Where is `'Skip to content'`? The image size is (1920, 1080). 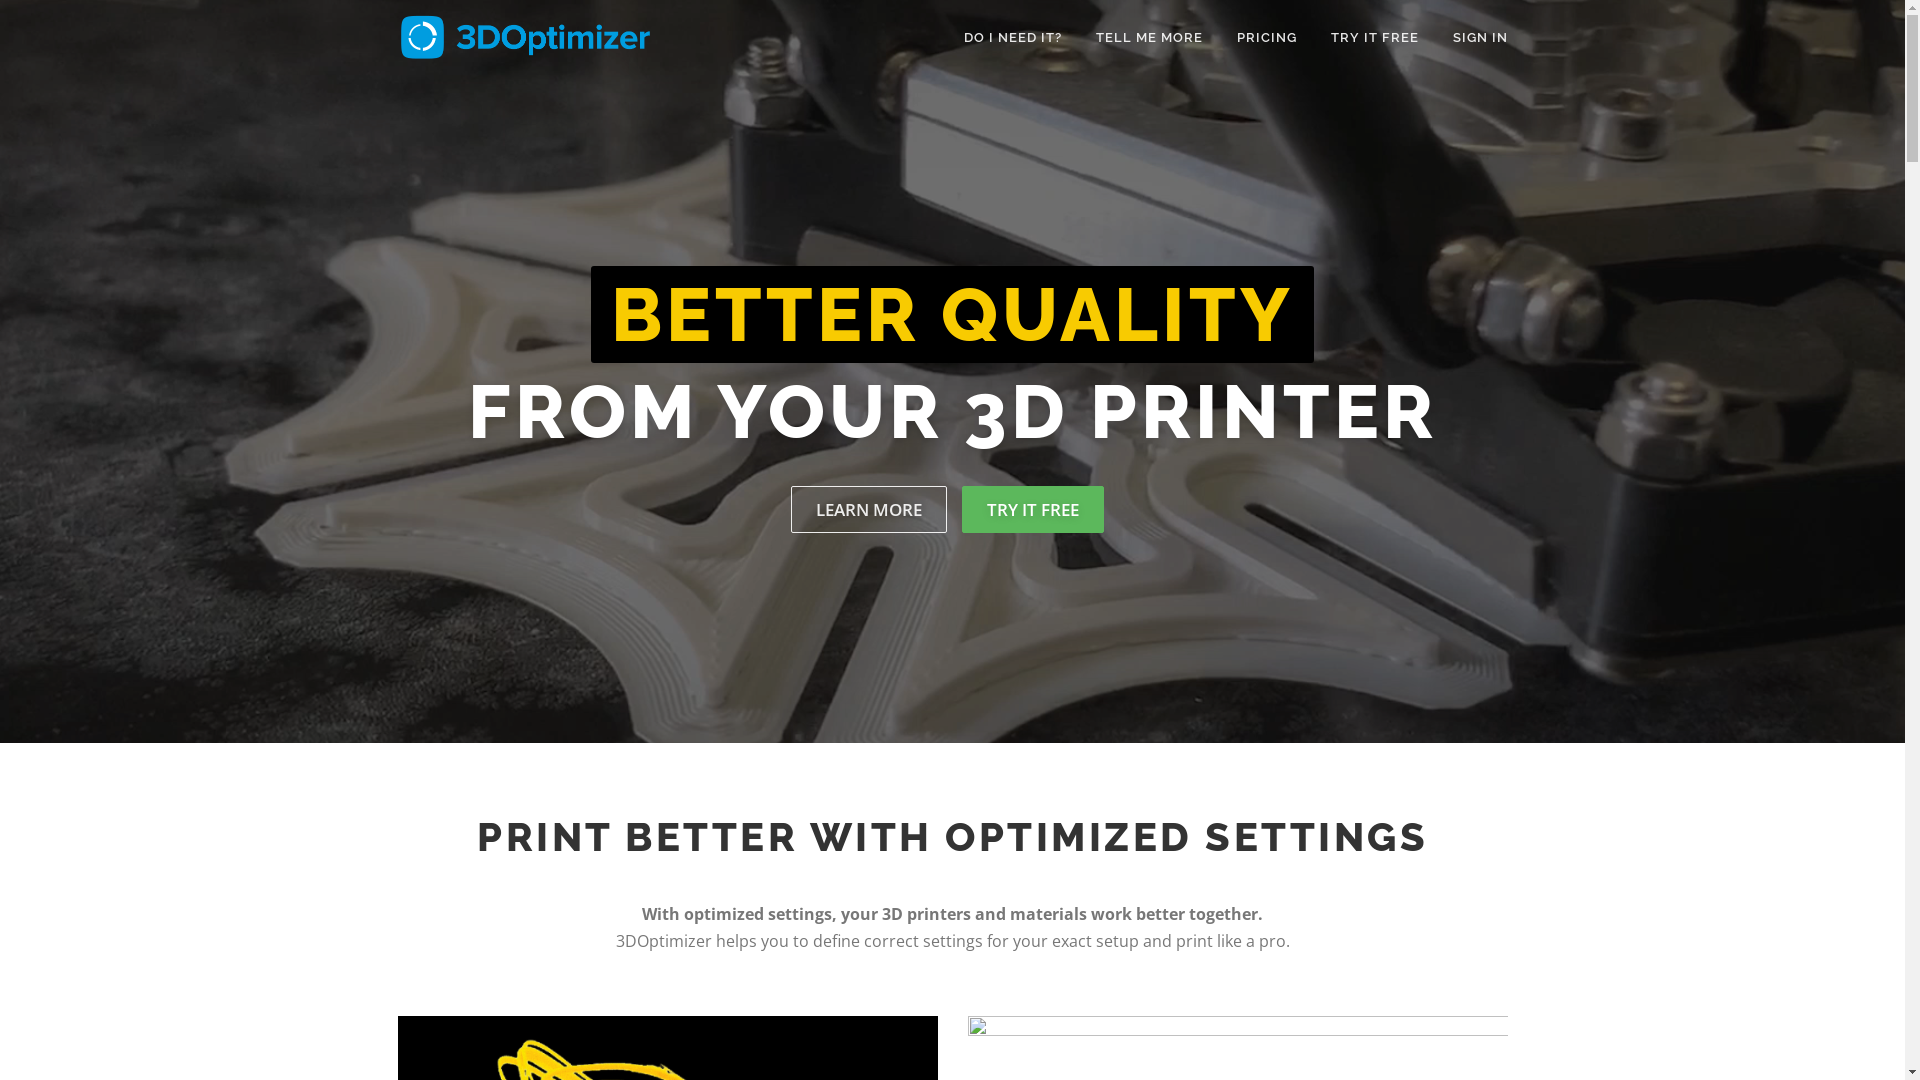
'Skip to content' is located at coordinates (57, 13).